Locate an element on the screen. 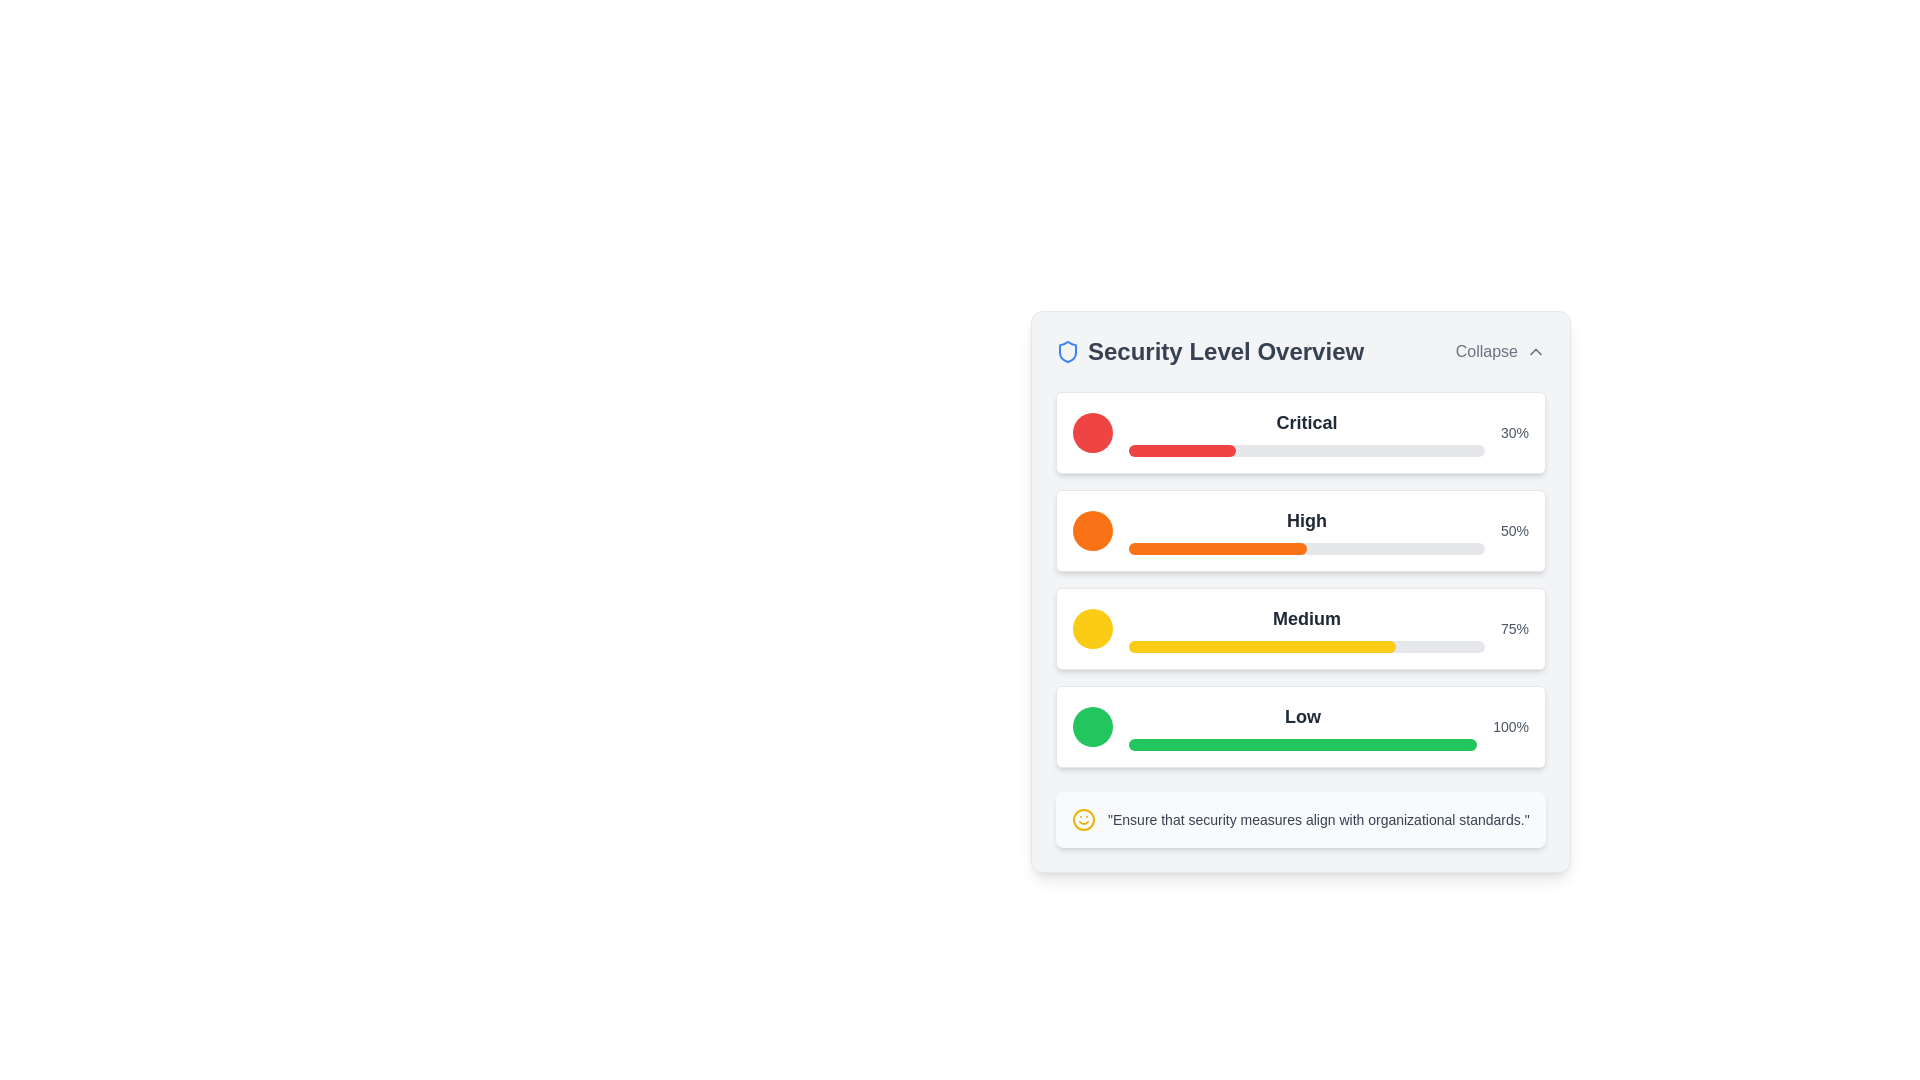 This screenshot has height=1080, width=1920. text content of the label 'Low' displayed in bold font above the green progress bar in the 'Security Level Overview' section is located at coordinates (1303, 726).